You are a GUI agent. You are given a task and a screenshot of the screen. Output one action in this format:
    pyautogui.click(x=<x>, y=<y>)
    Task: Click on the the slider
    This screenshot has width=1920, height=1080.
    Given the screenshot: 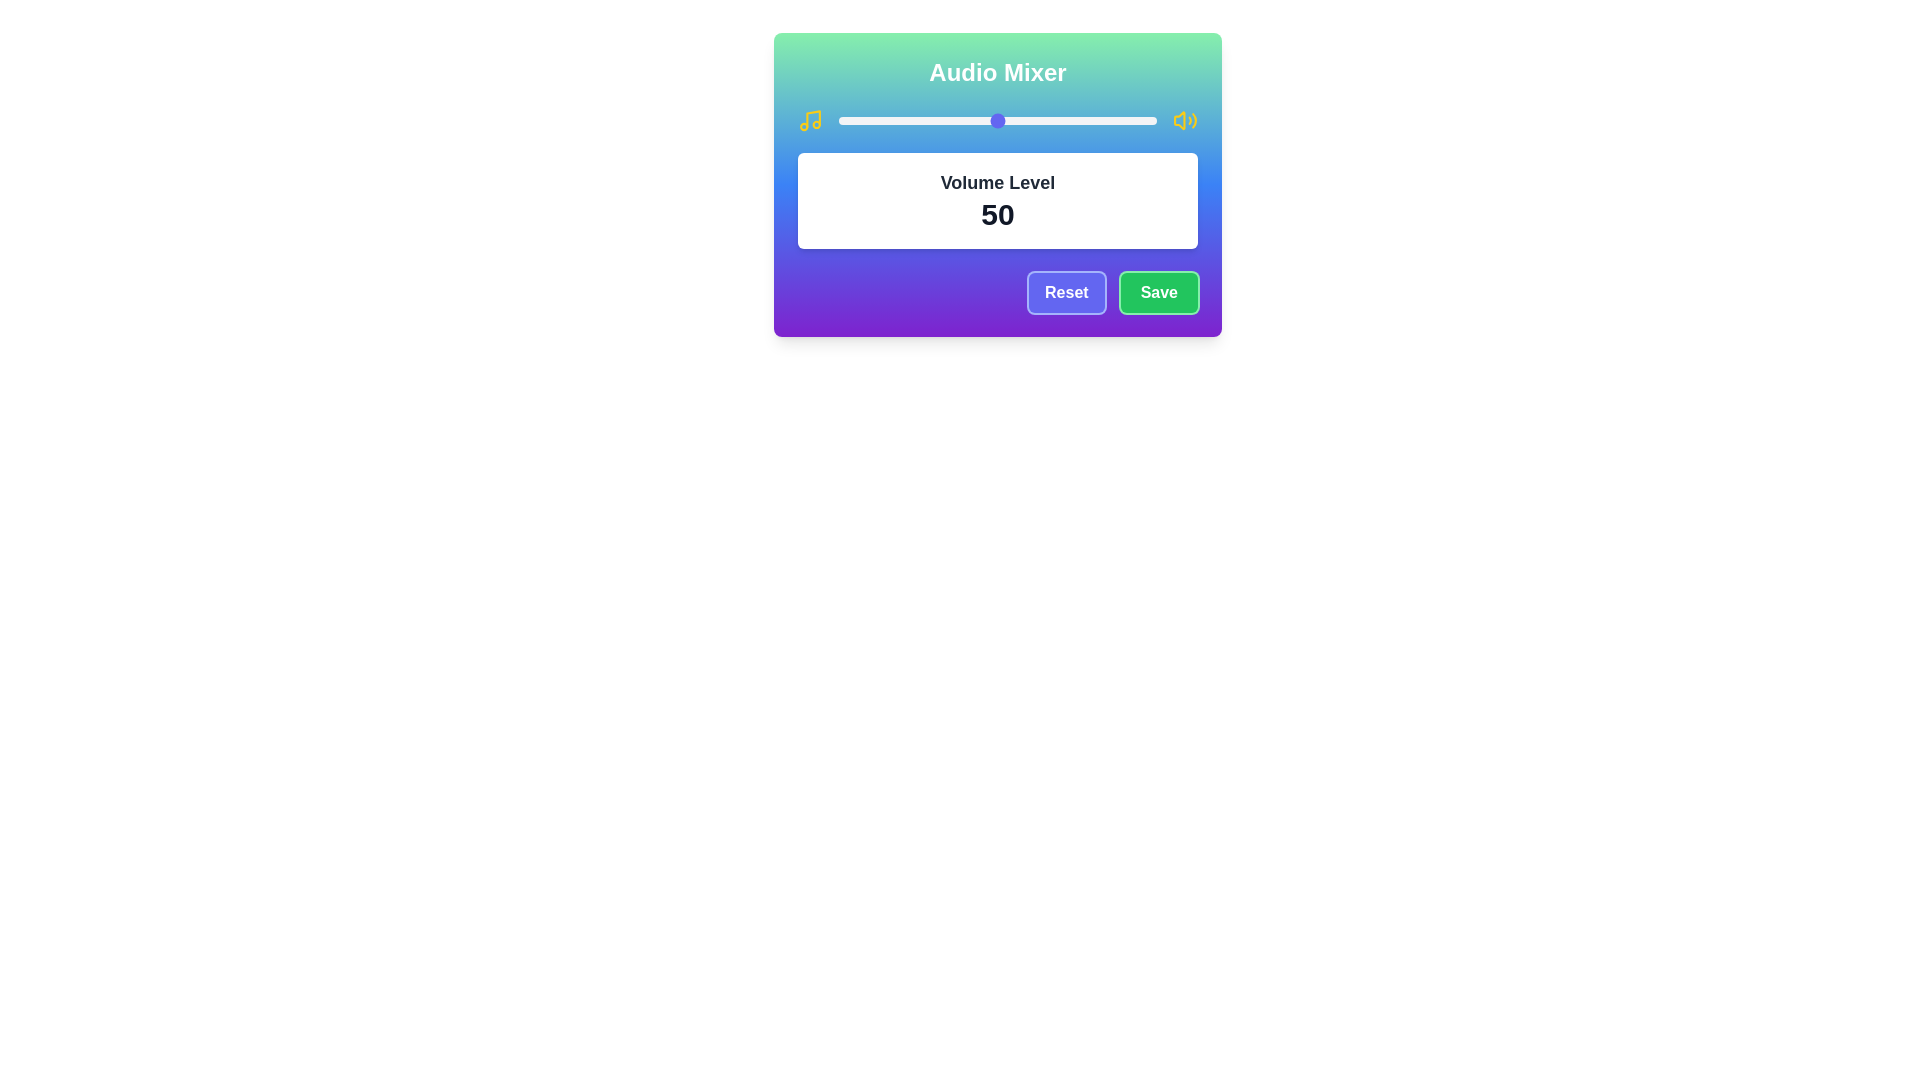 What is the action you would take?
    pyautogui.click(x=955, y=120)
    